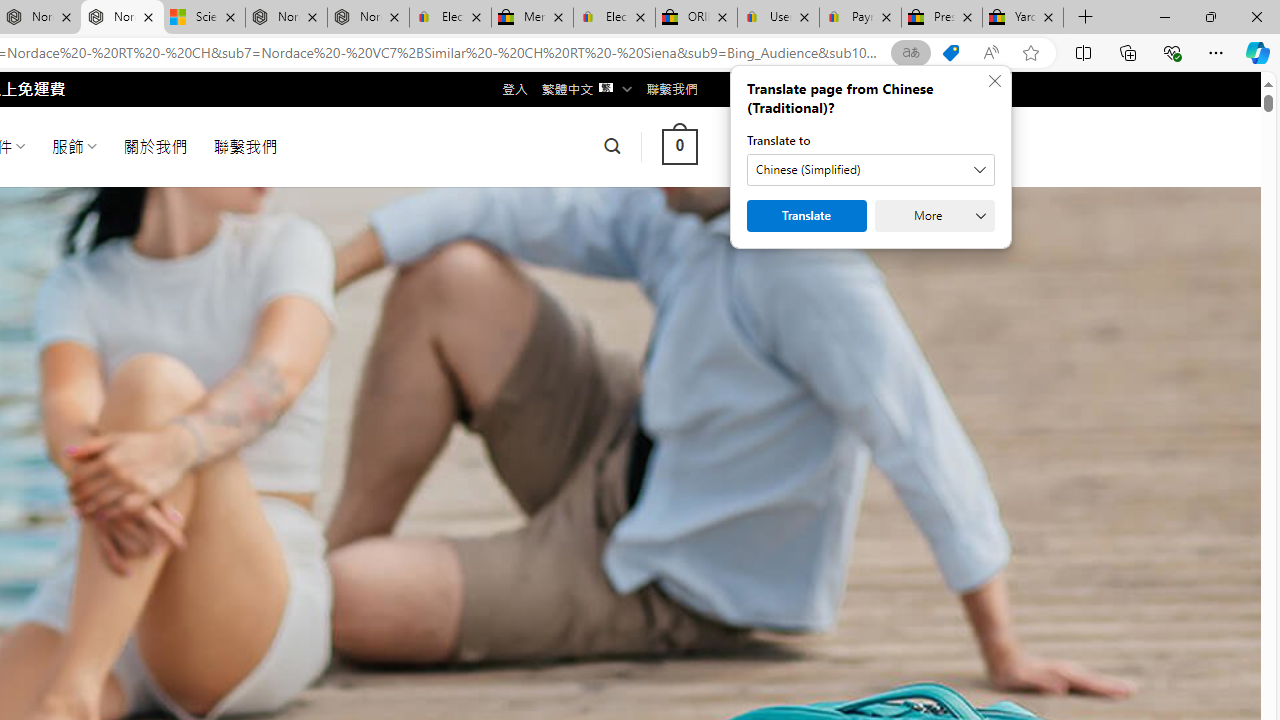 The width and height of the screenshot is (1280, 720). What do you see at coordinates (871, 168) in the screenshot?
I see `'Translate to'` at bounding box center [871, 168].